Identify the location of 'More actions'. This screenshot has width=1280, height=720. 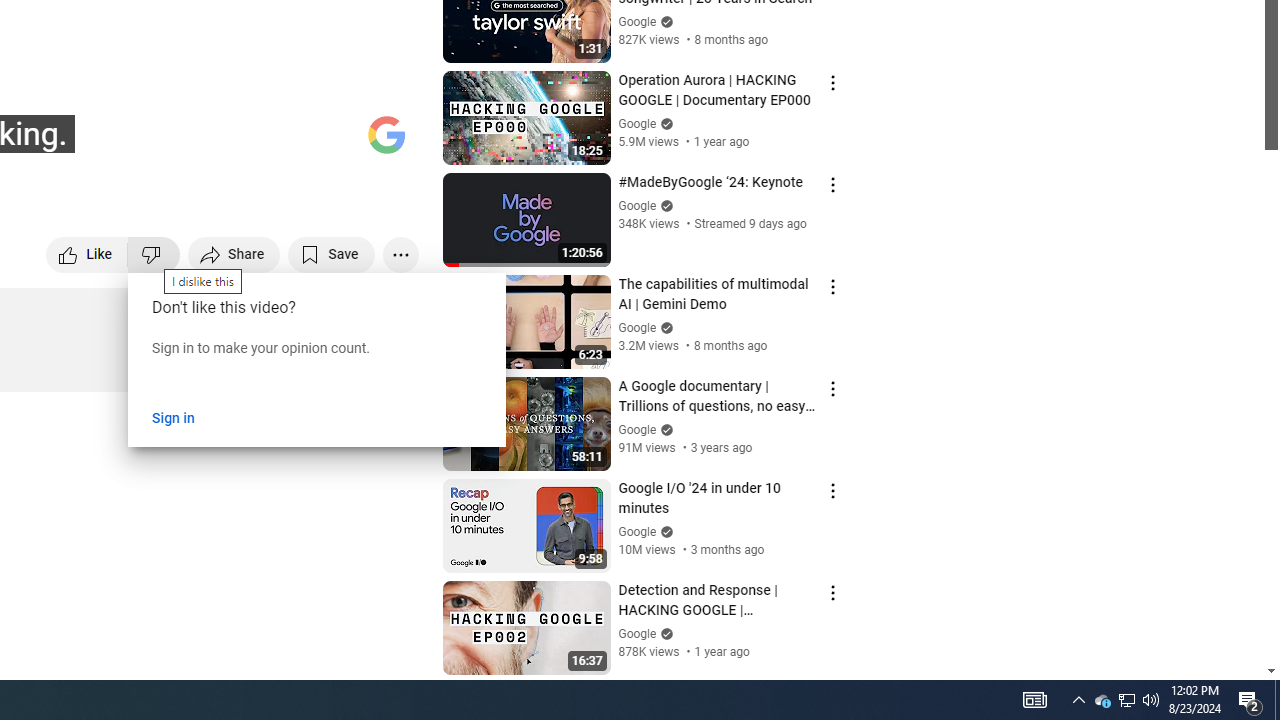
(400, 253).